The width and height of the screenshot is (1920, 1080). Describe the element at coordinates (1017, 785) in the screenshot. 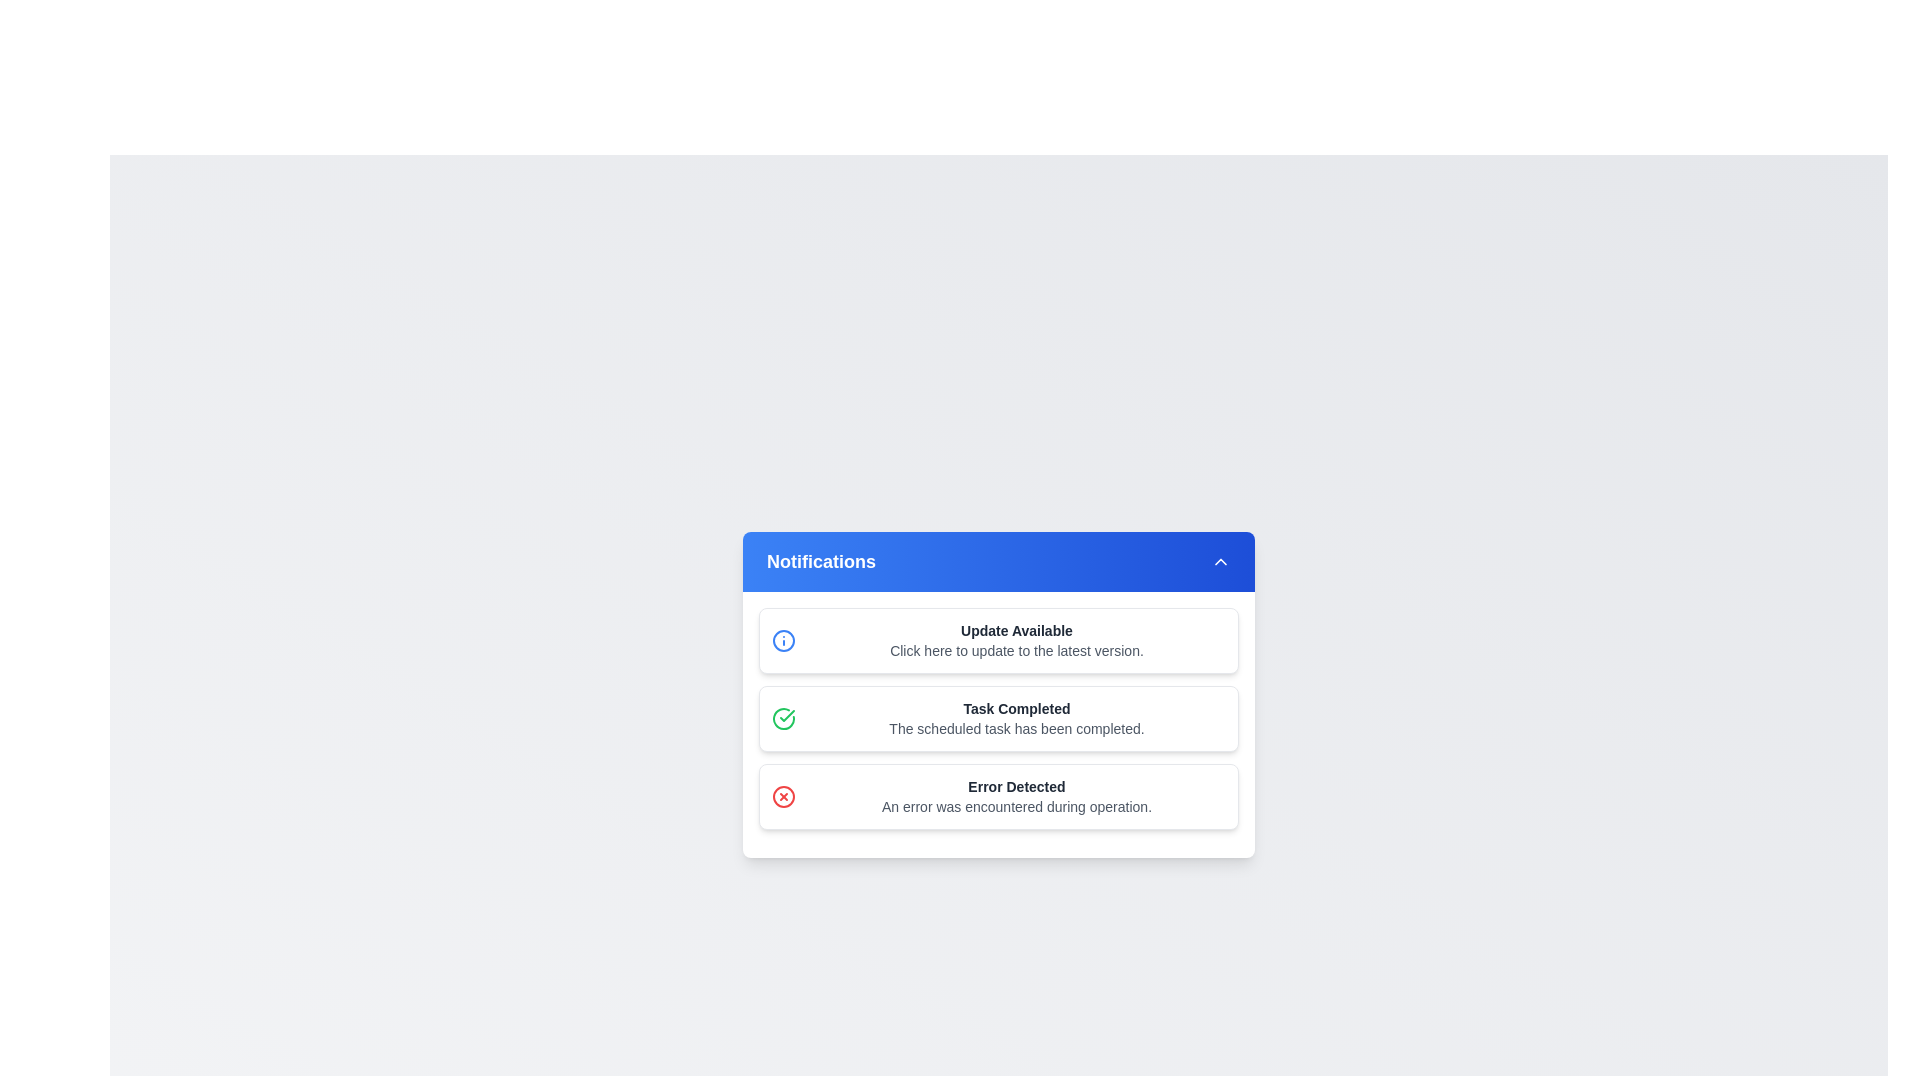

I see `the text label indicating an error status in the bottommost notification card, located above the description 'An error was encountered during operation.' and next to a red error icon` at that location.